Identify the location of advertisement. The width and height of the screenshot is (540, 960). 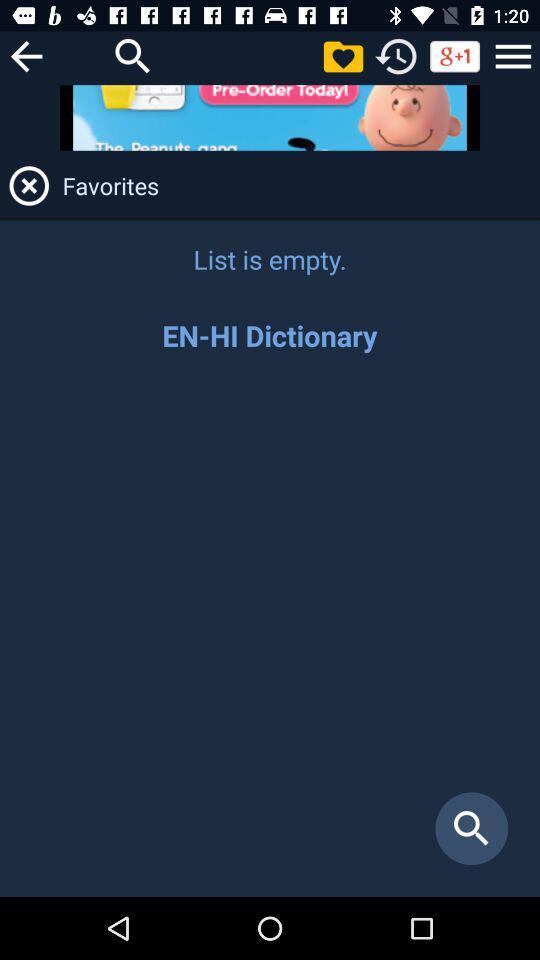
(270, 117).